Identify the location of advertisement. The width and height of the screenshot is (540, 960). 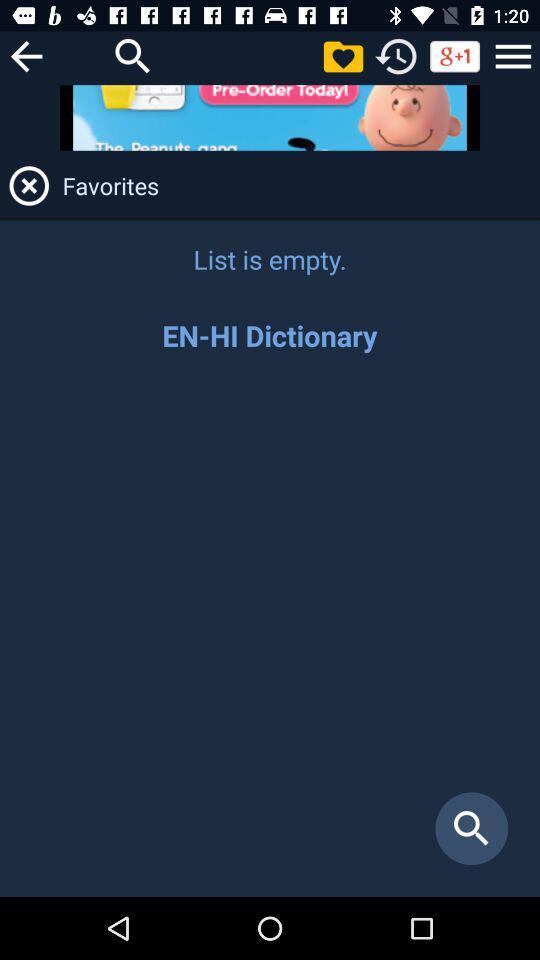
(270, 117).